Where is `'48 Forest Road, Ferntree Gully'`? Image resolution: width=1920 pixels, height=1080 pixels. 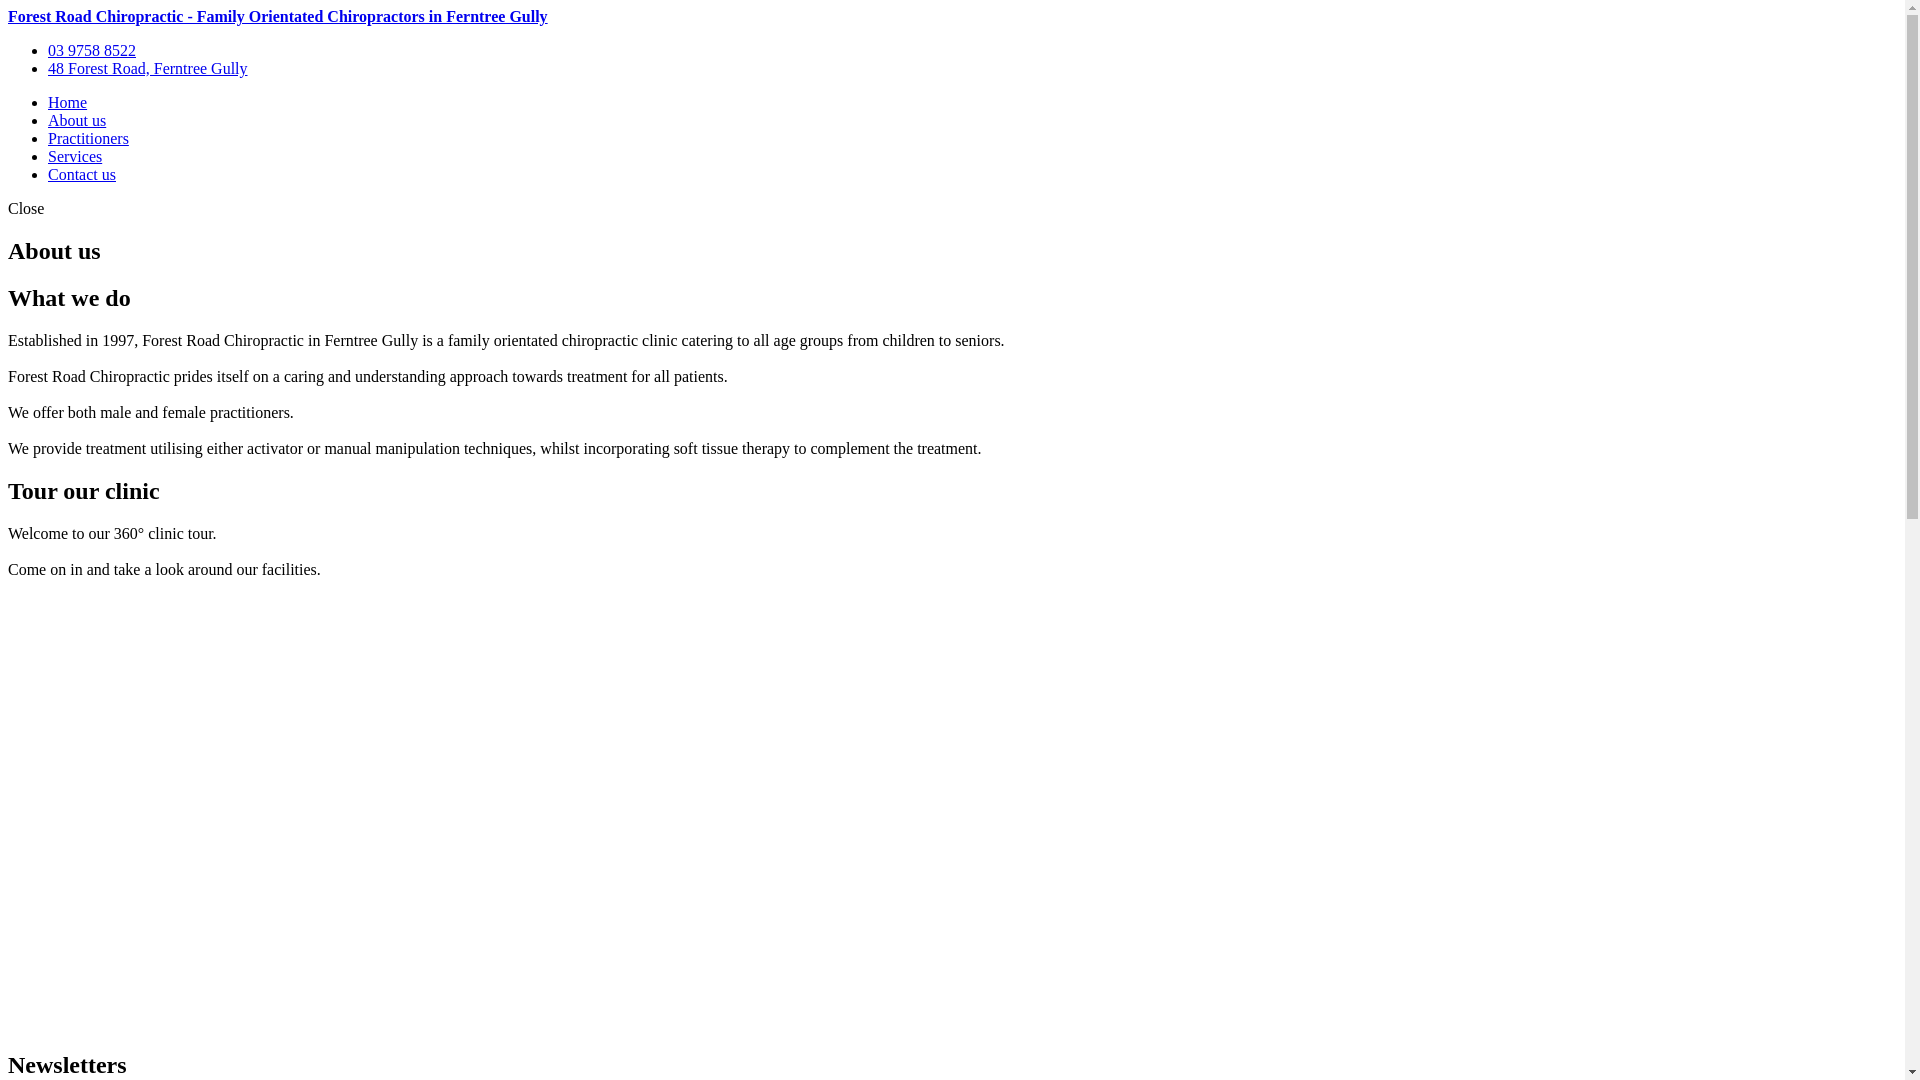 '48 Forest Road, Ferntree Gully' is located at coordinates (147, 67).